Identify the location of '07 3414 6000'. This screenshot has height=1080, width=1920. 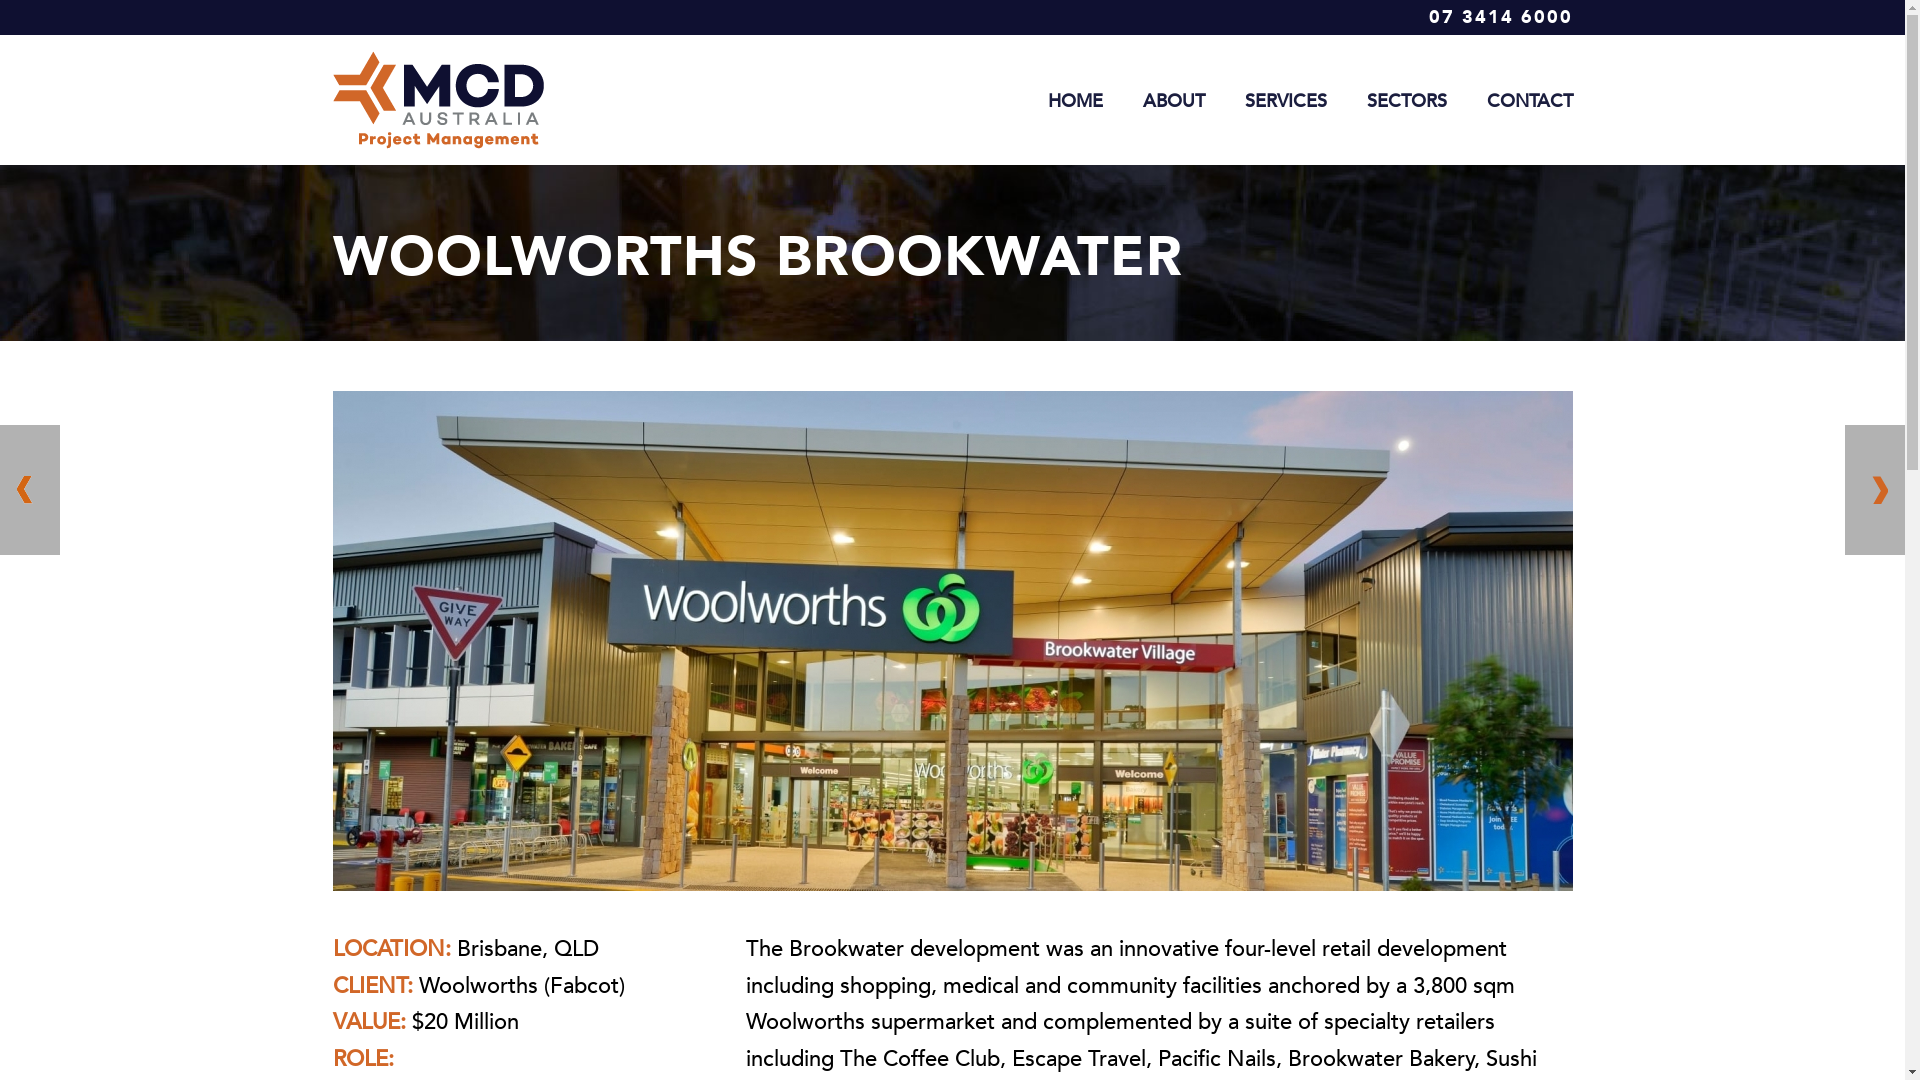
(1499, 17).